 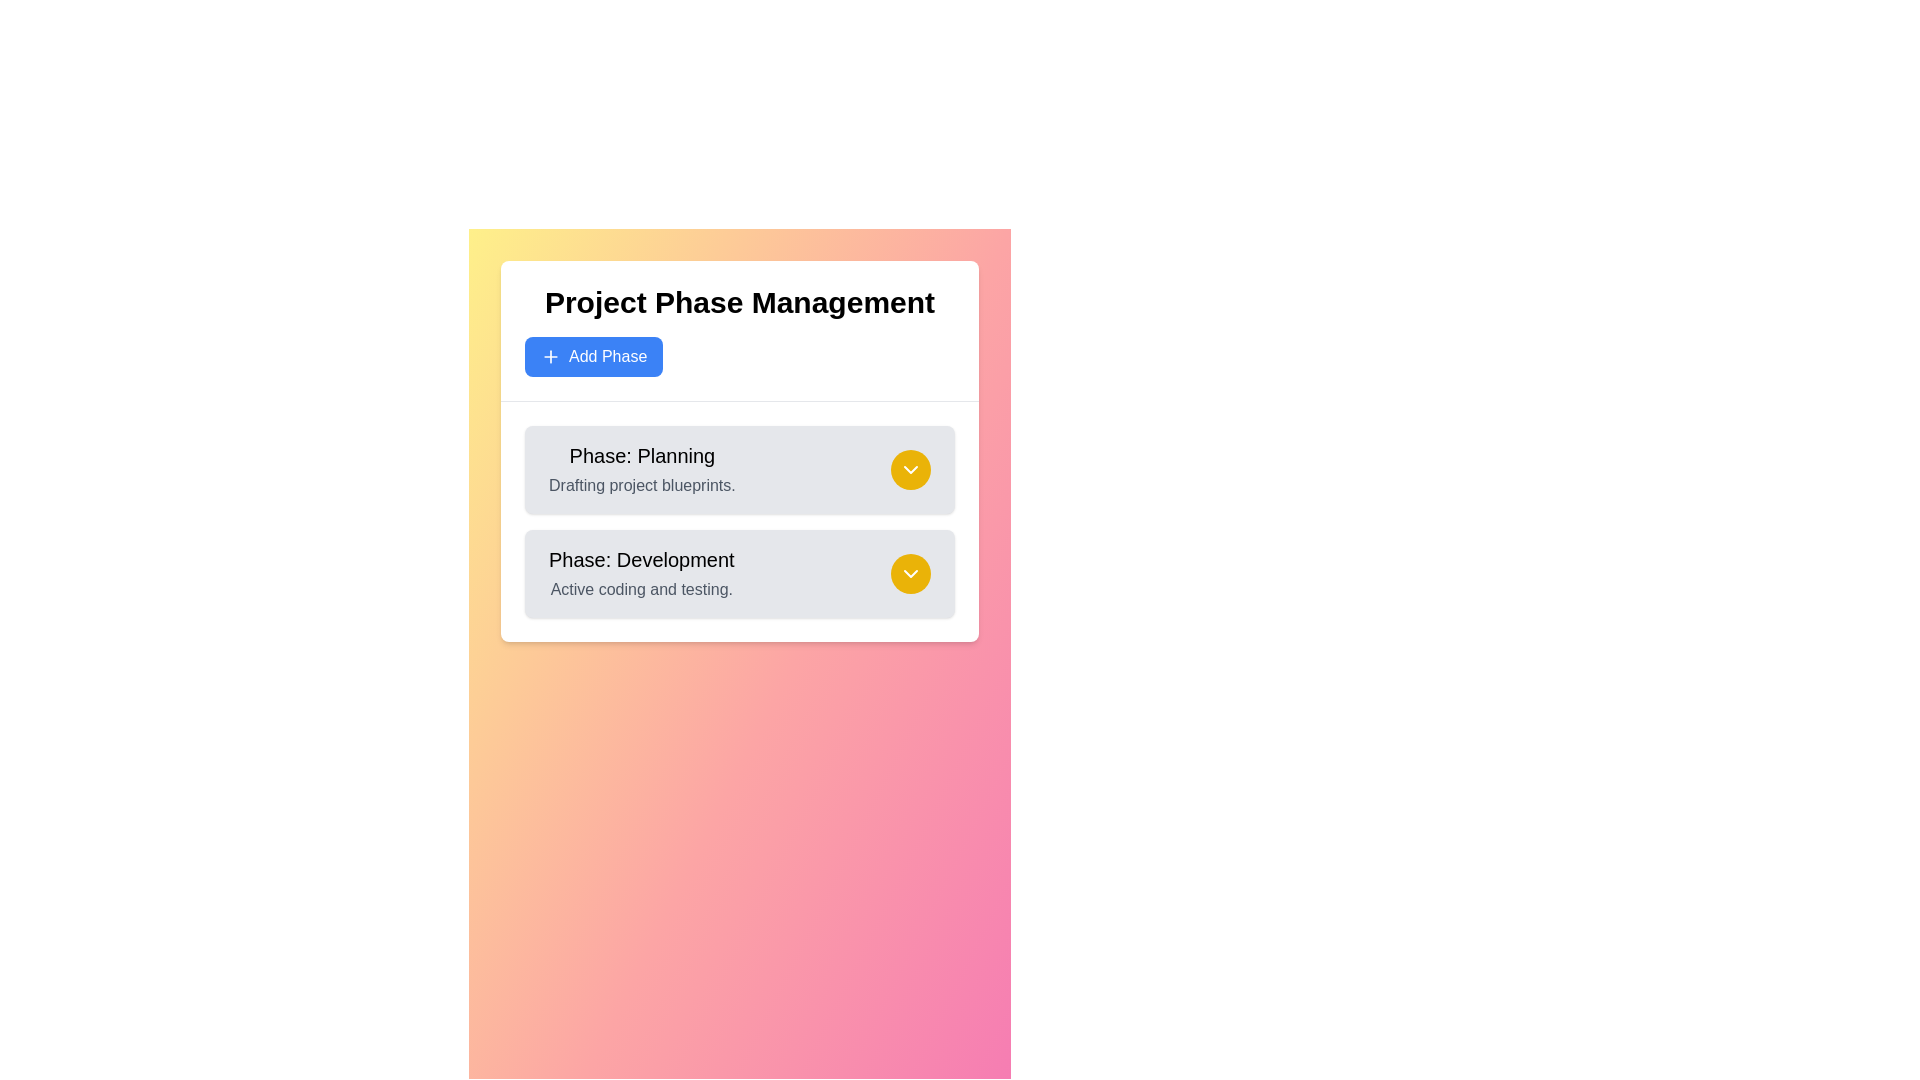 I want to click on the static text label displaying the 'Planning' phase information and its description 'Drafting project blueprints.', so click(x=642, y=470).